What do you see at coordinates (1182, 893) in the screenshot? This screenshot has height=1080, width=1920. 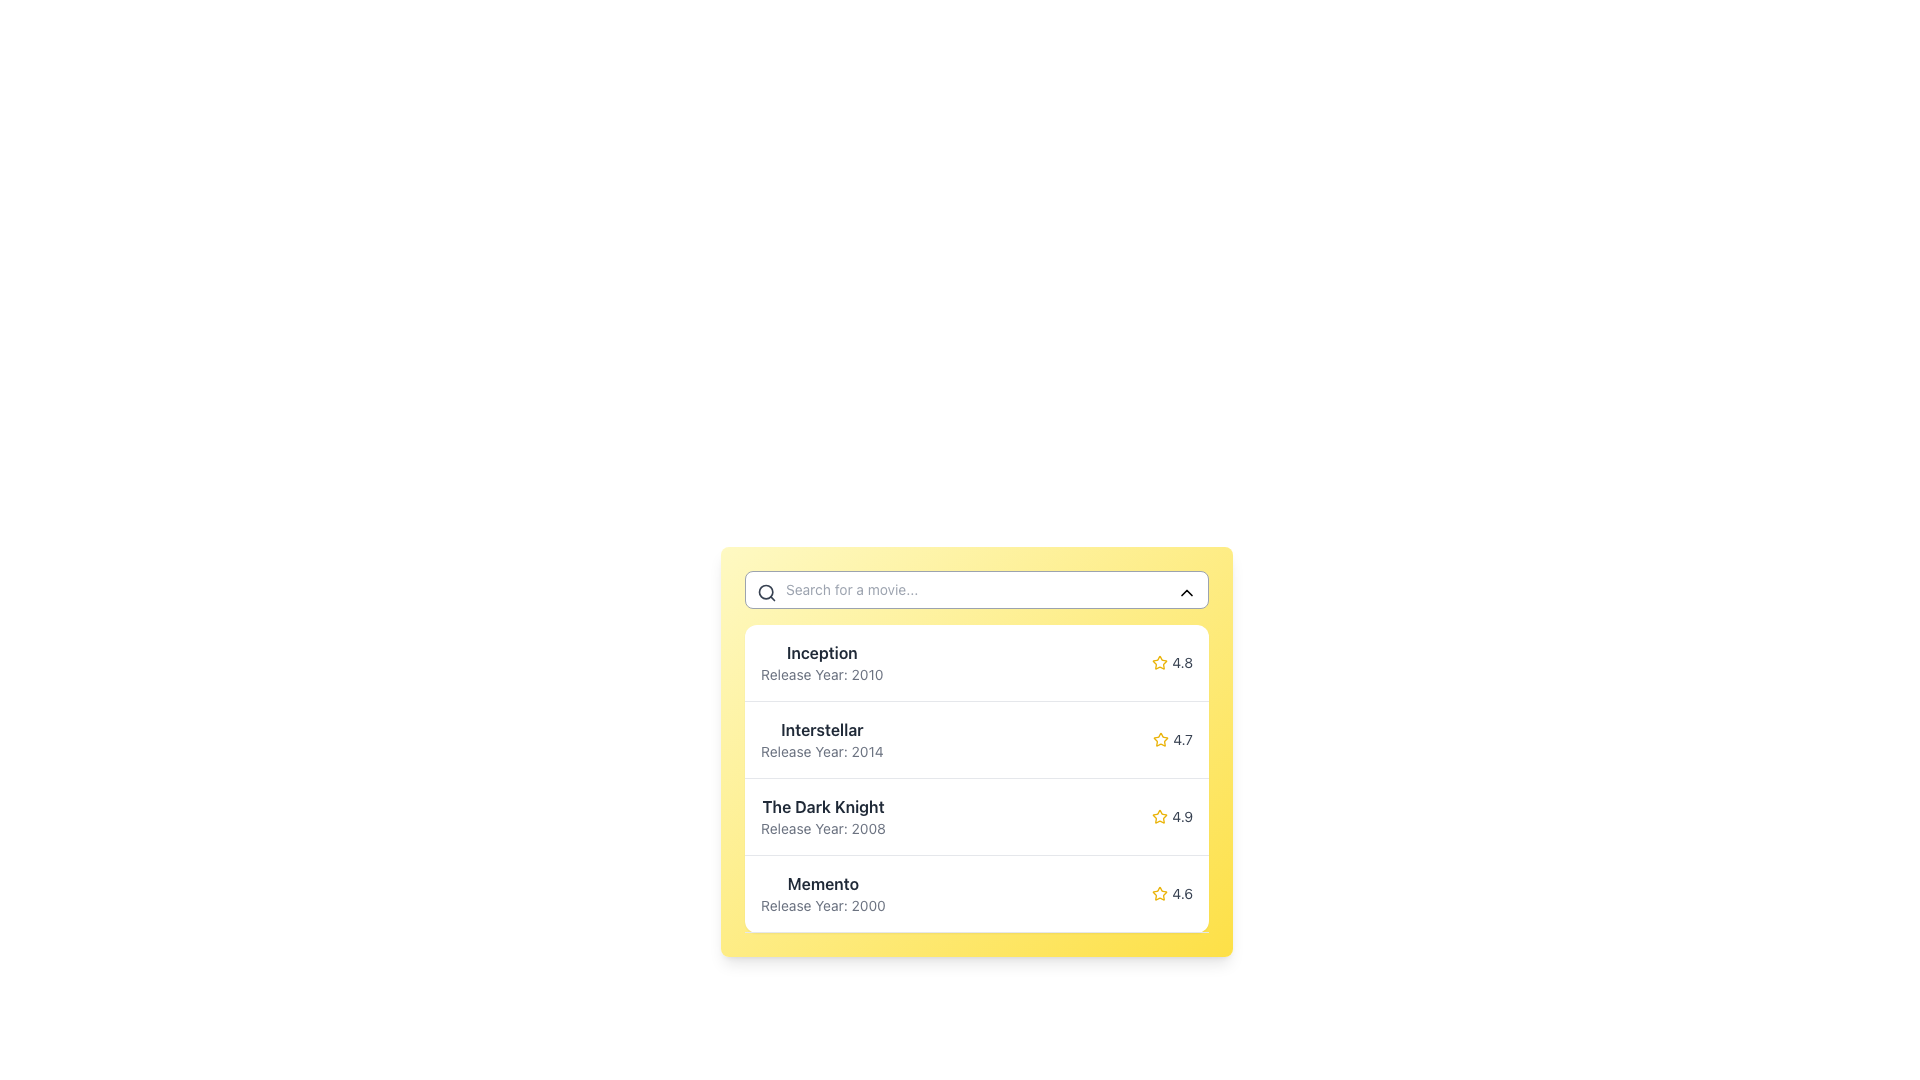 I see `the text label displaying '4.6', which is styled in gray and located in the bottom row of a yellow card interface, adjacent to a yellow star icon` at bounding box center [1182, 893].